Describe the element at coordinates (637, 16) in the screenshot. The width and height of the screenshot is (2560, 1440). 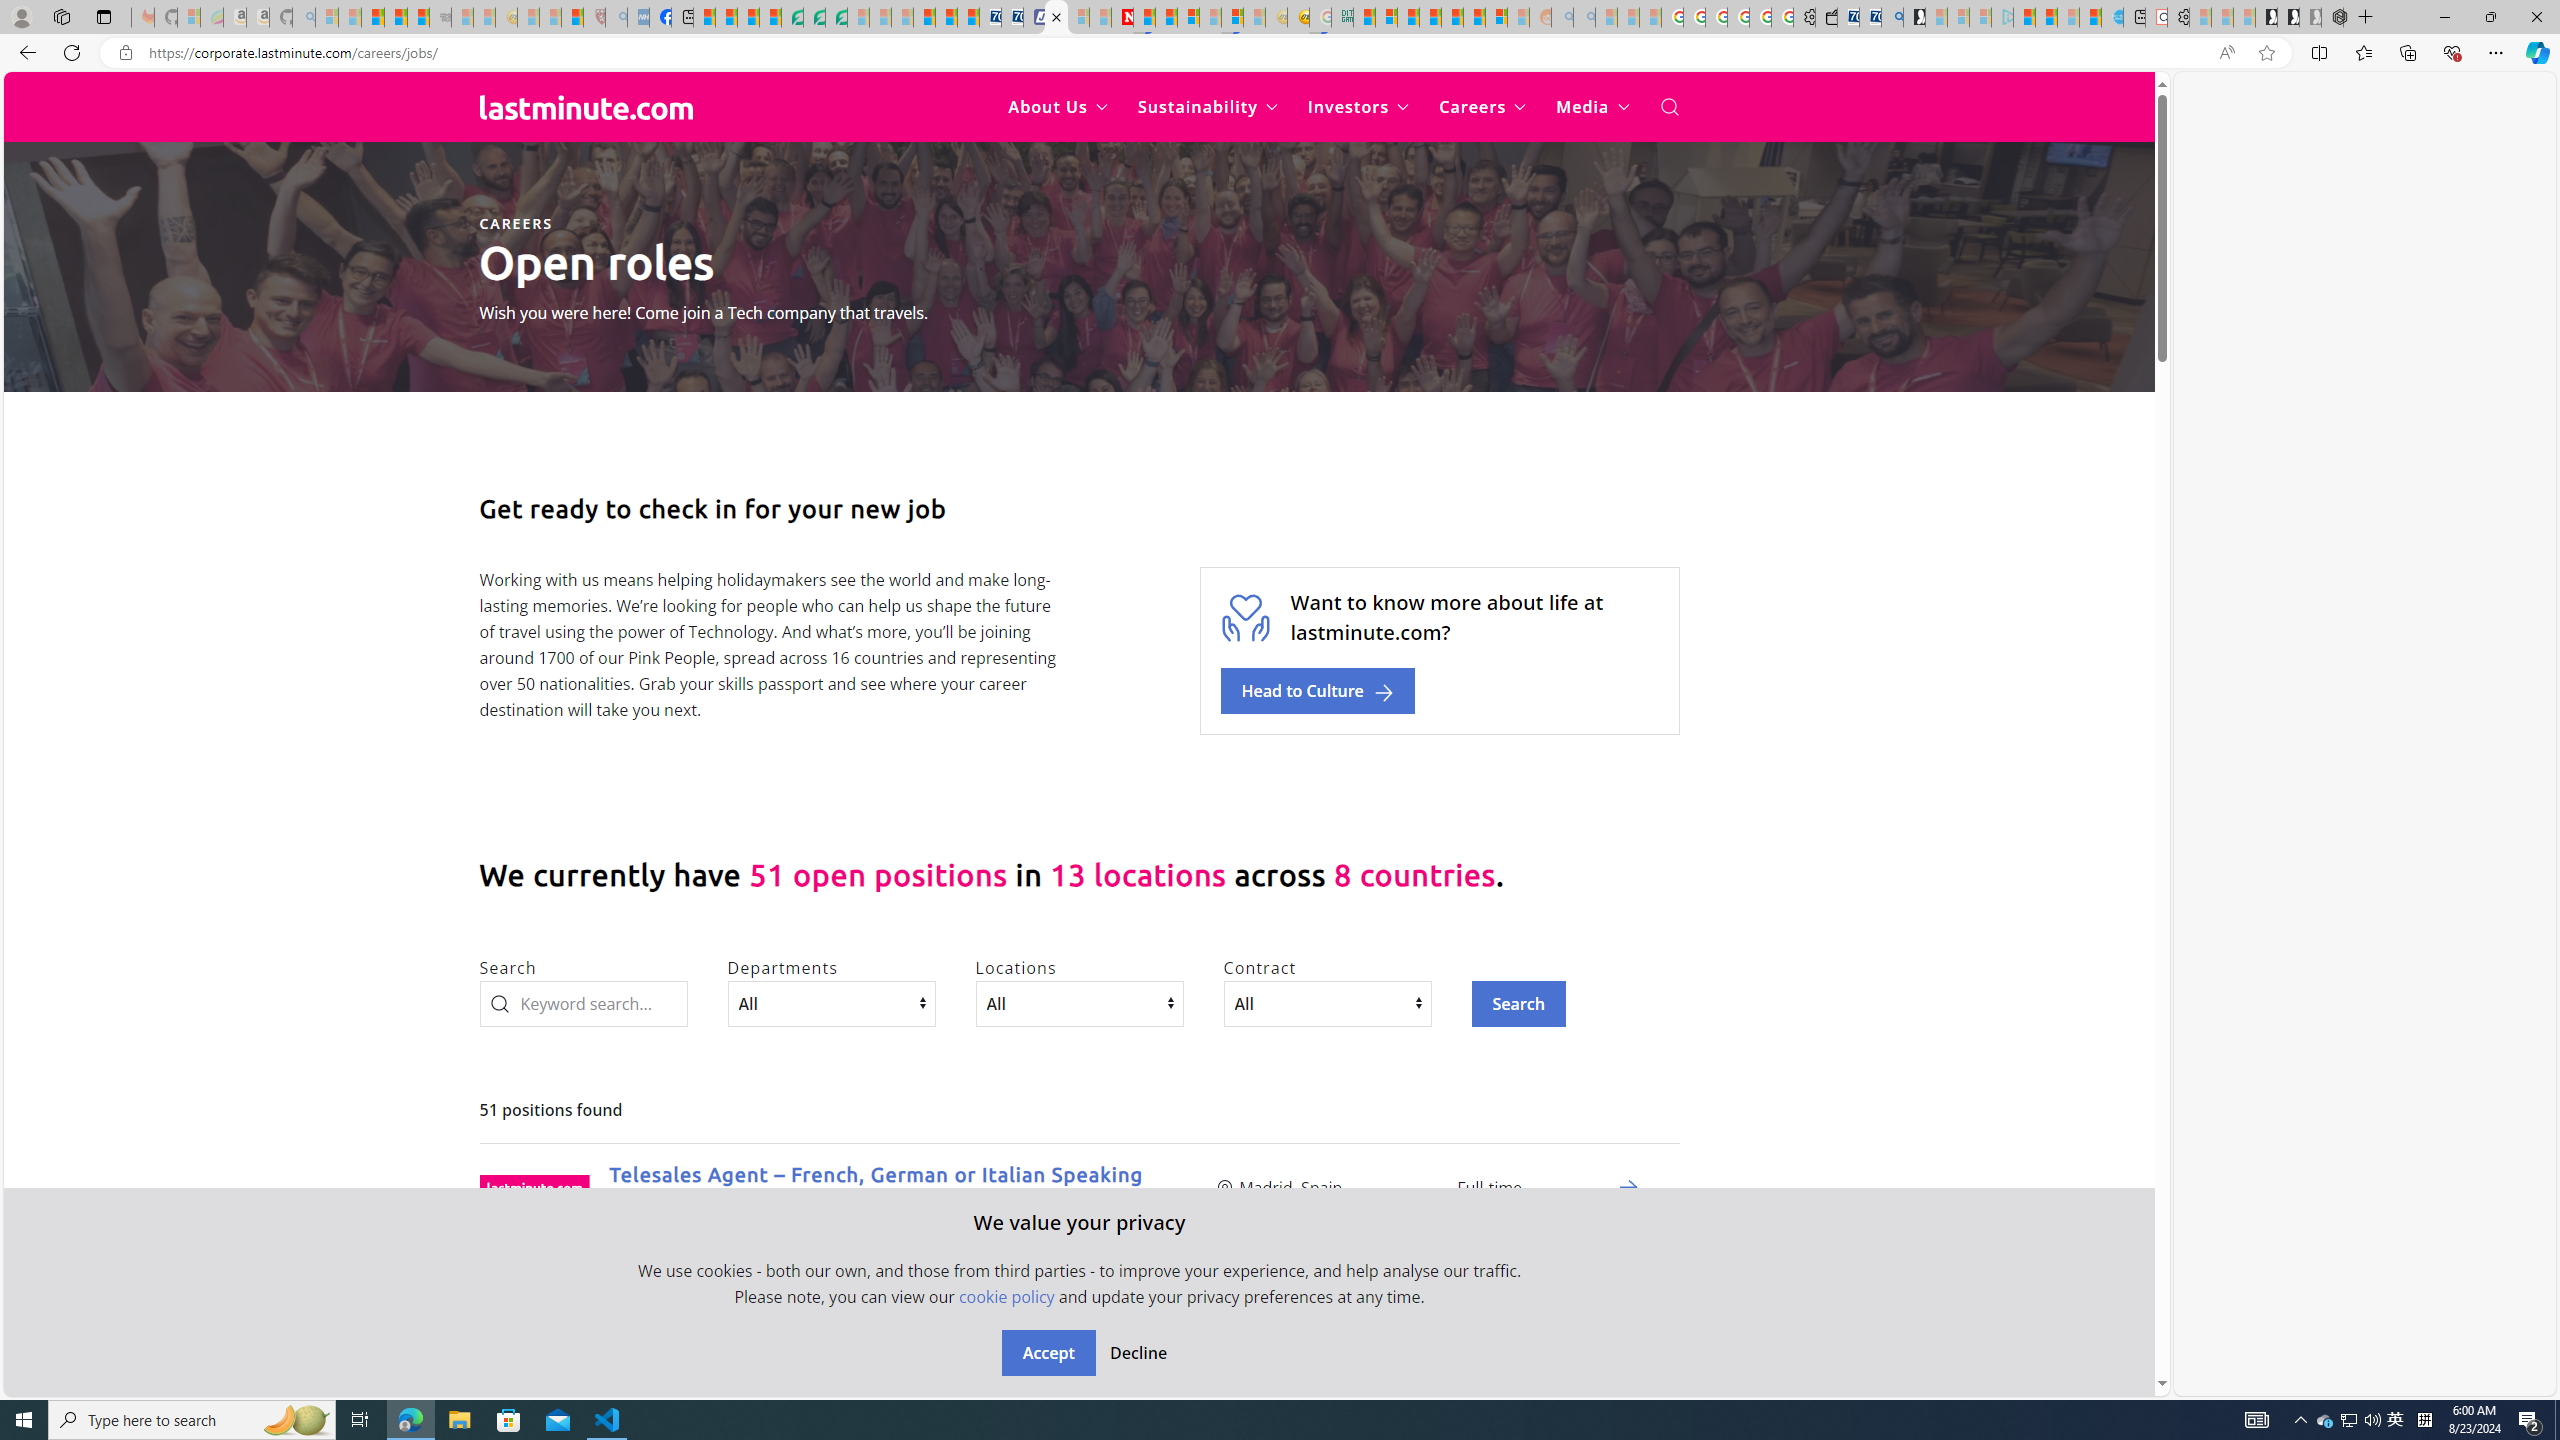
I see `'NCL Adult Asthma Inhaler Choice Guideline - Sleeping'` at that location.